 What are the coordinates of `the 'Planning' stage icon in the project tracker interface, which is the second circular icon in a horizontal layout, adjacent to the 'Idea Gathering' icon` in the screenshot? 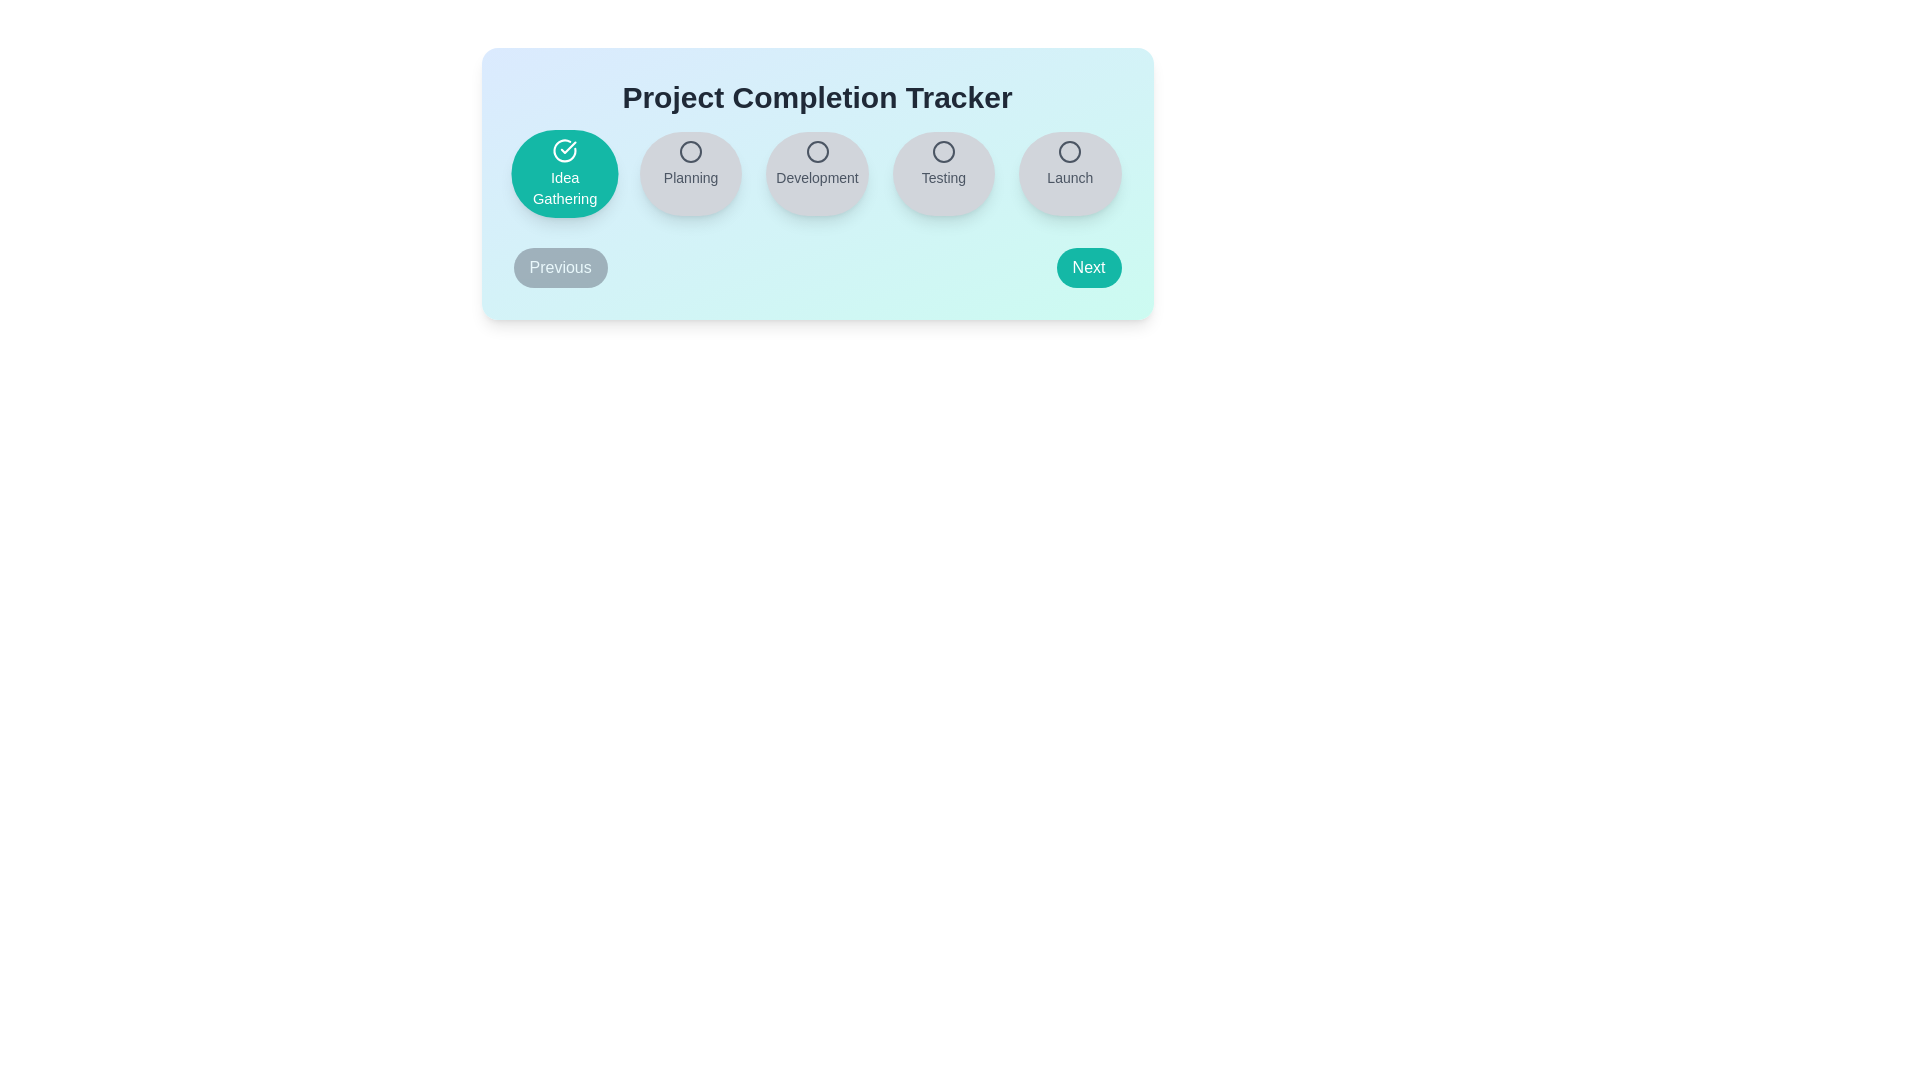 It's located at (691, 150).